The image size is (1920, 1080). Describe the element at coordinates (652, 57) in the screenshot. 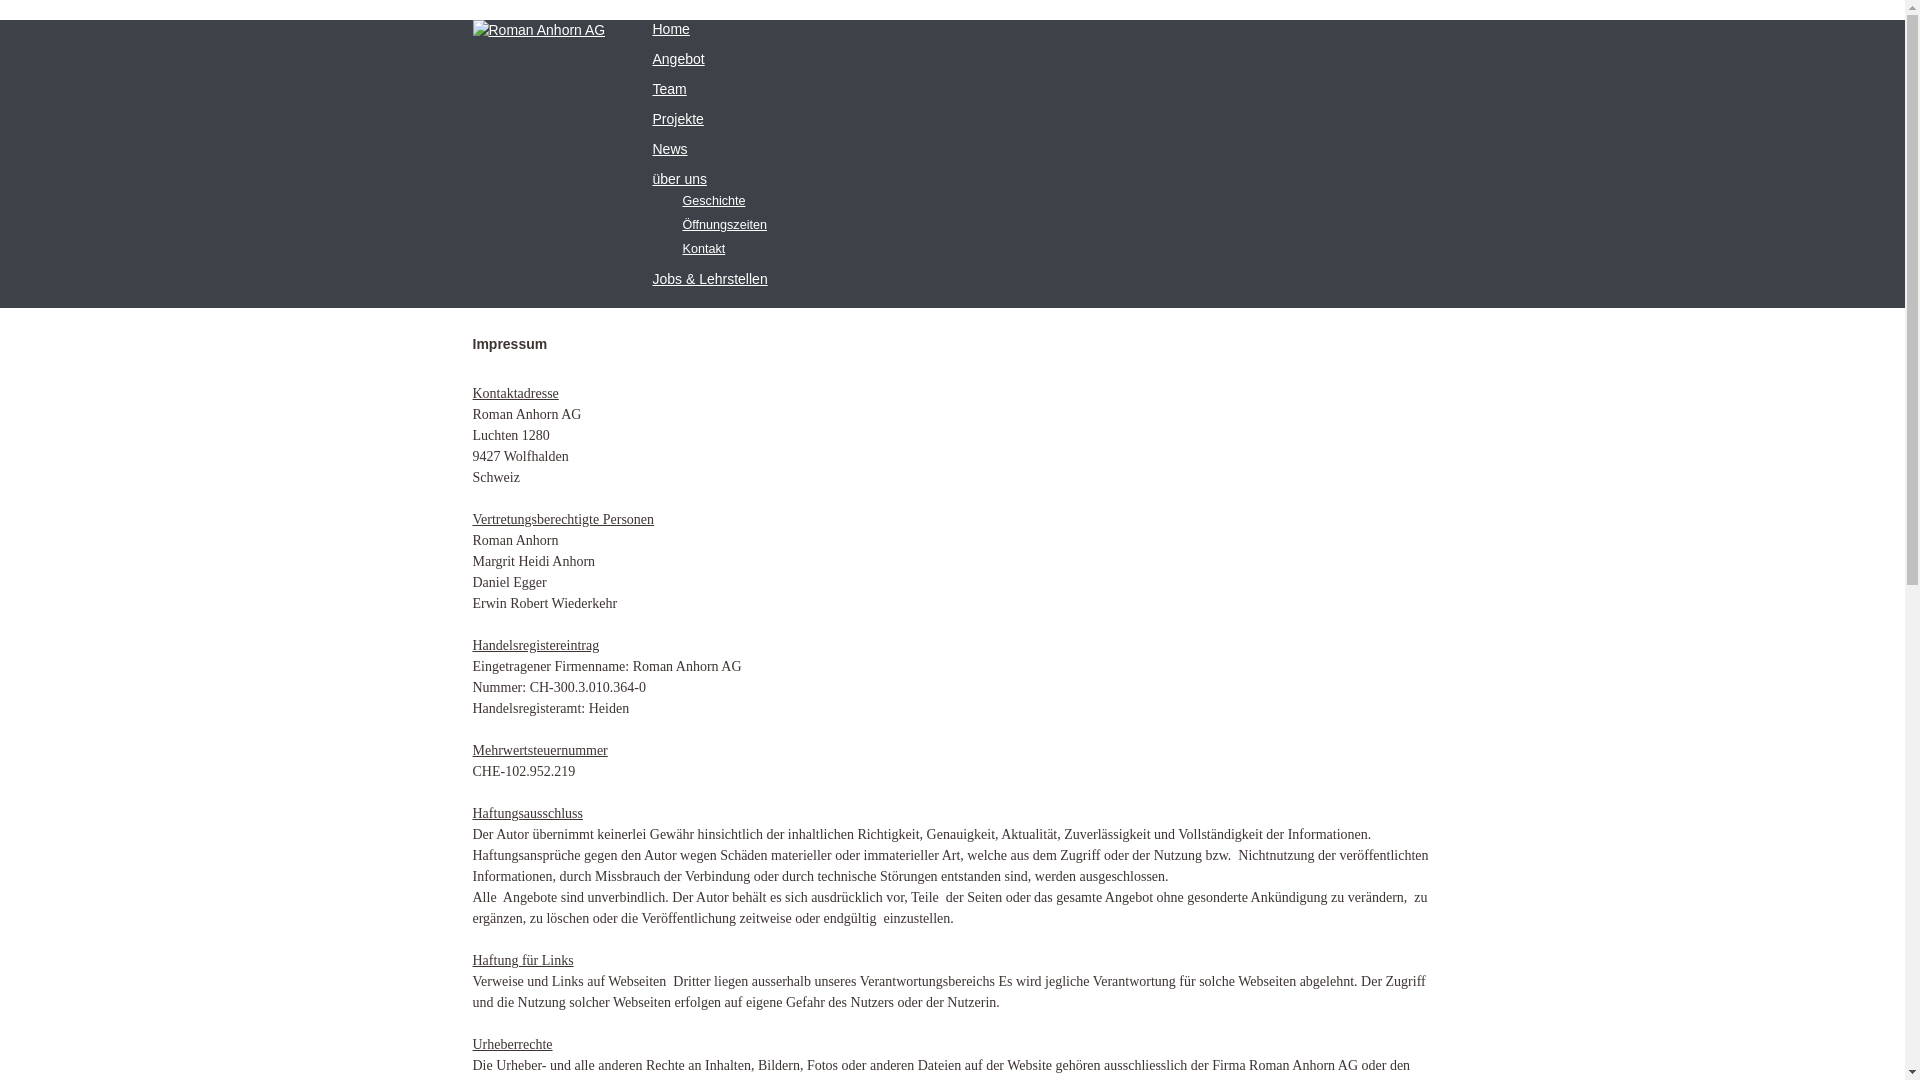

I see `'Angebot'` at that location.